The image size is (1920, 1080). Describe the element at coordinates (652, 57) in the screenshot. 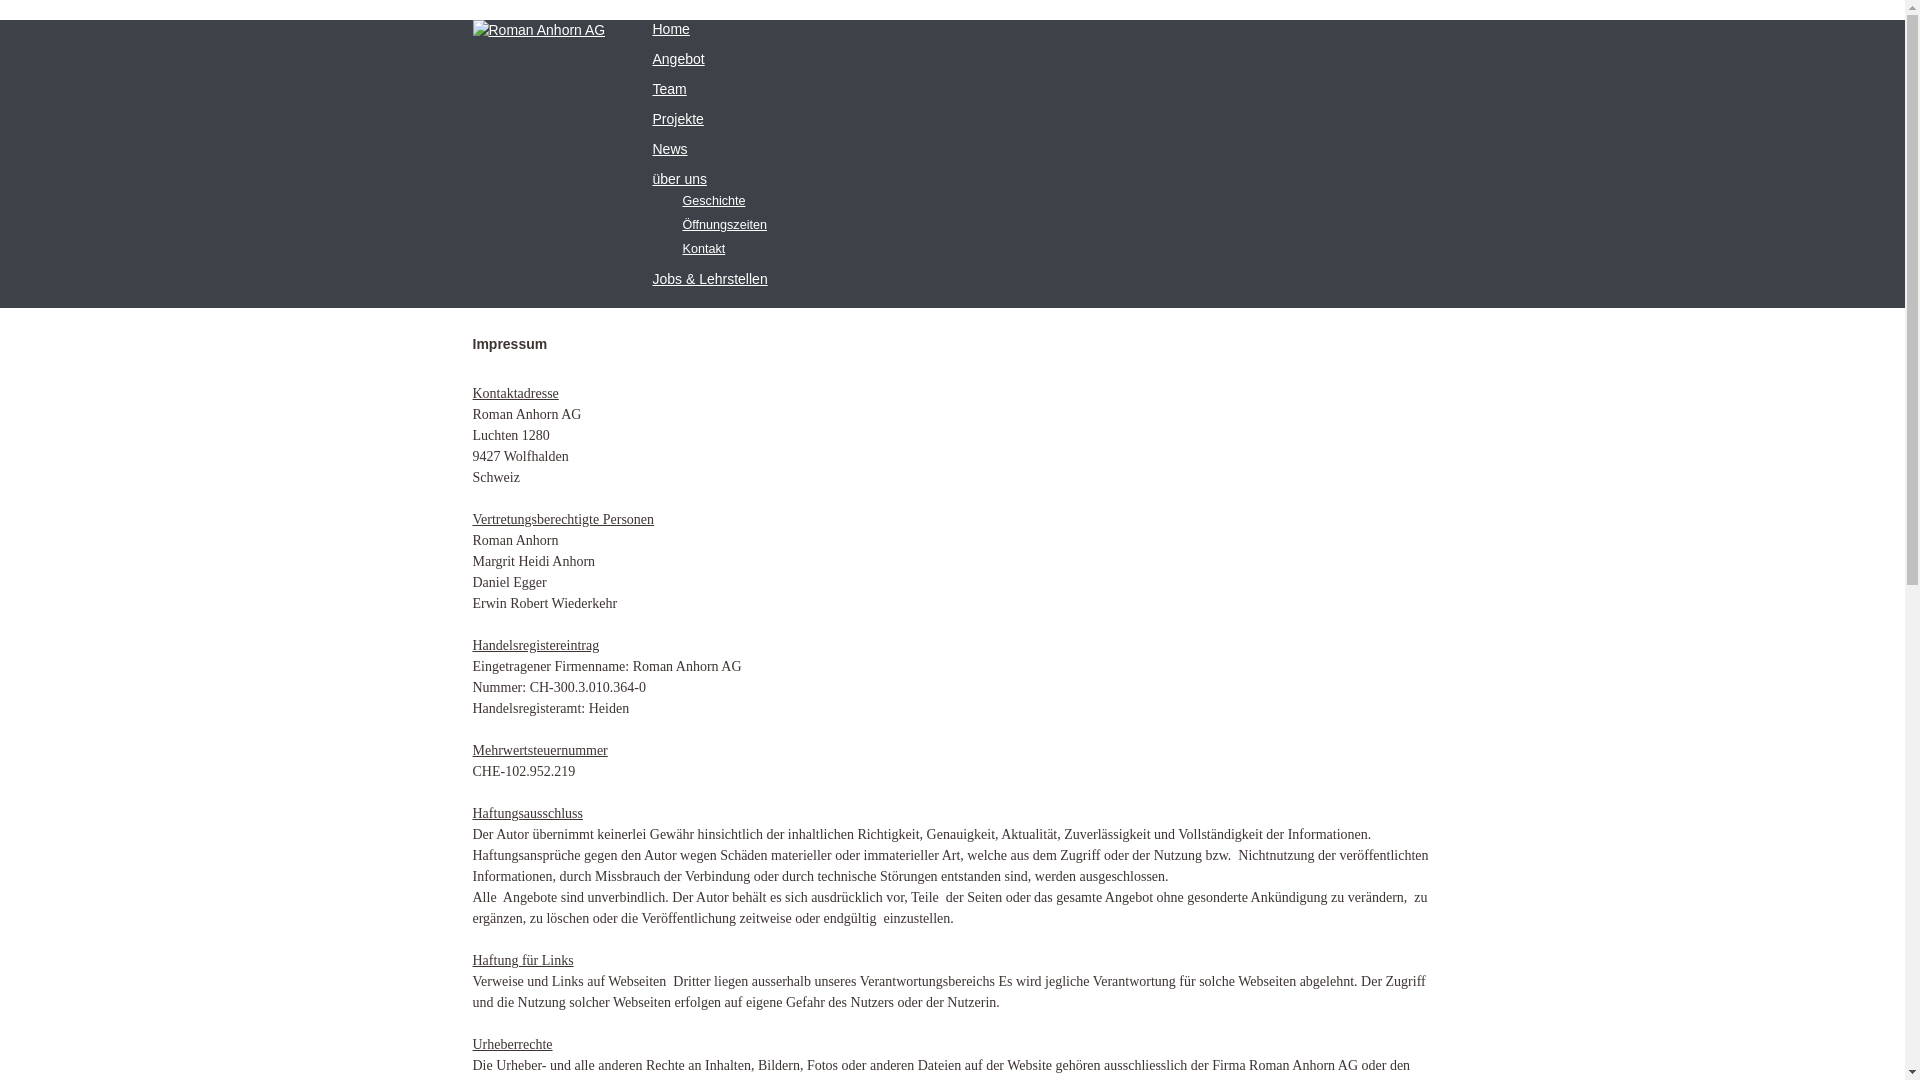

I see `'Angebot'` at that location.